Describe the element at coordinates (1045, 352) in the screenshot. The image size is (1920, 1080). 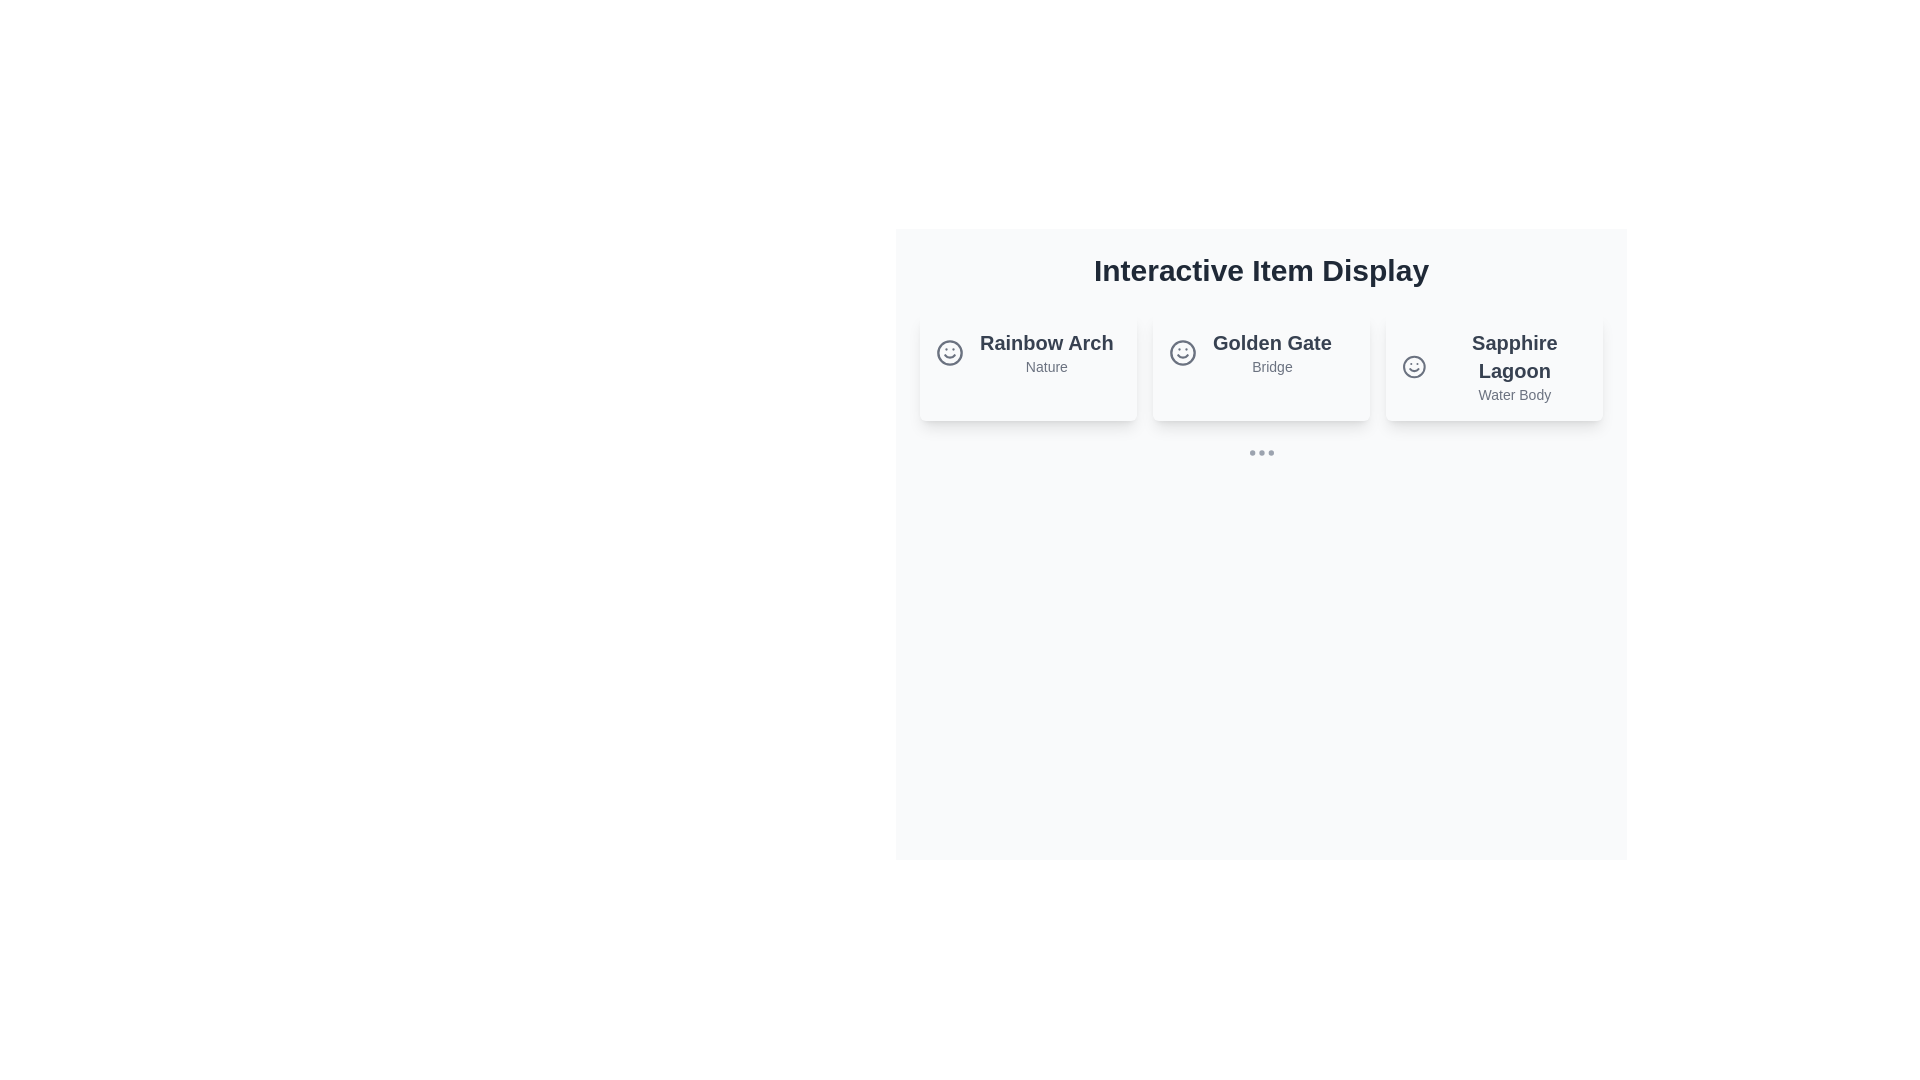
I see `the text block displaying 'Rainbow Arch' and 'Nature' which is centrally aligned in the first card of a horizontally-aligned list` at that location.